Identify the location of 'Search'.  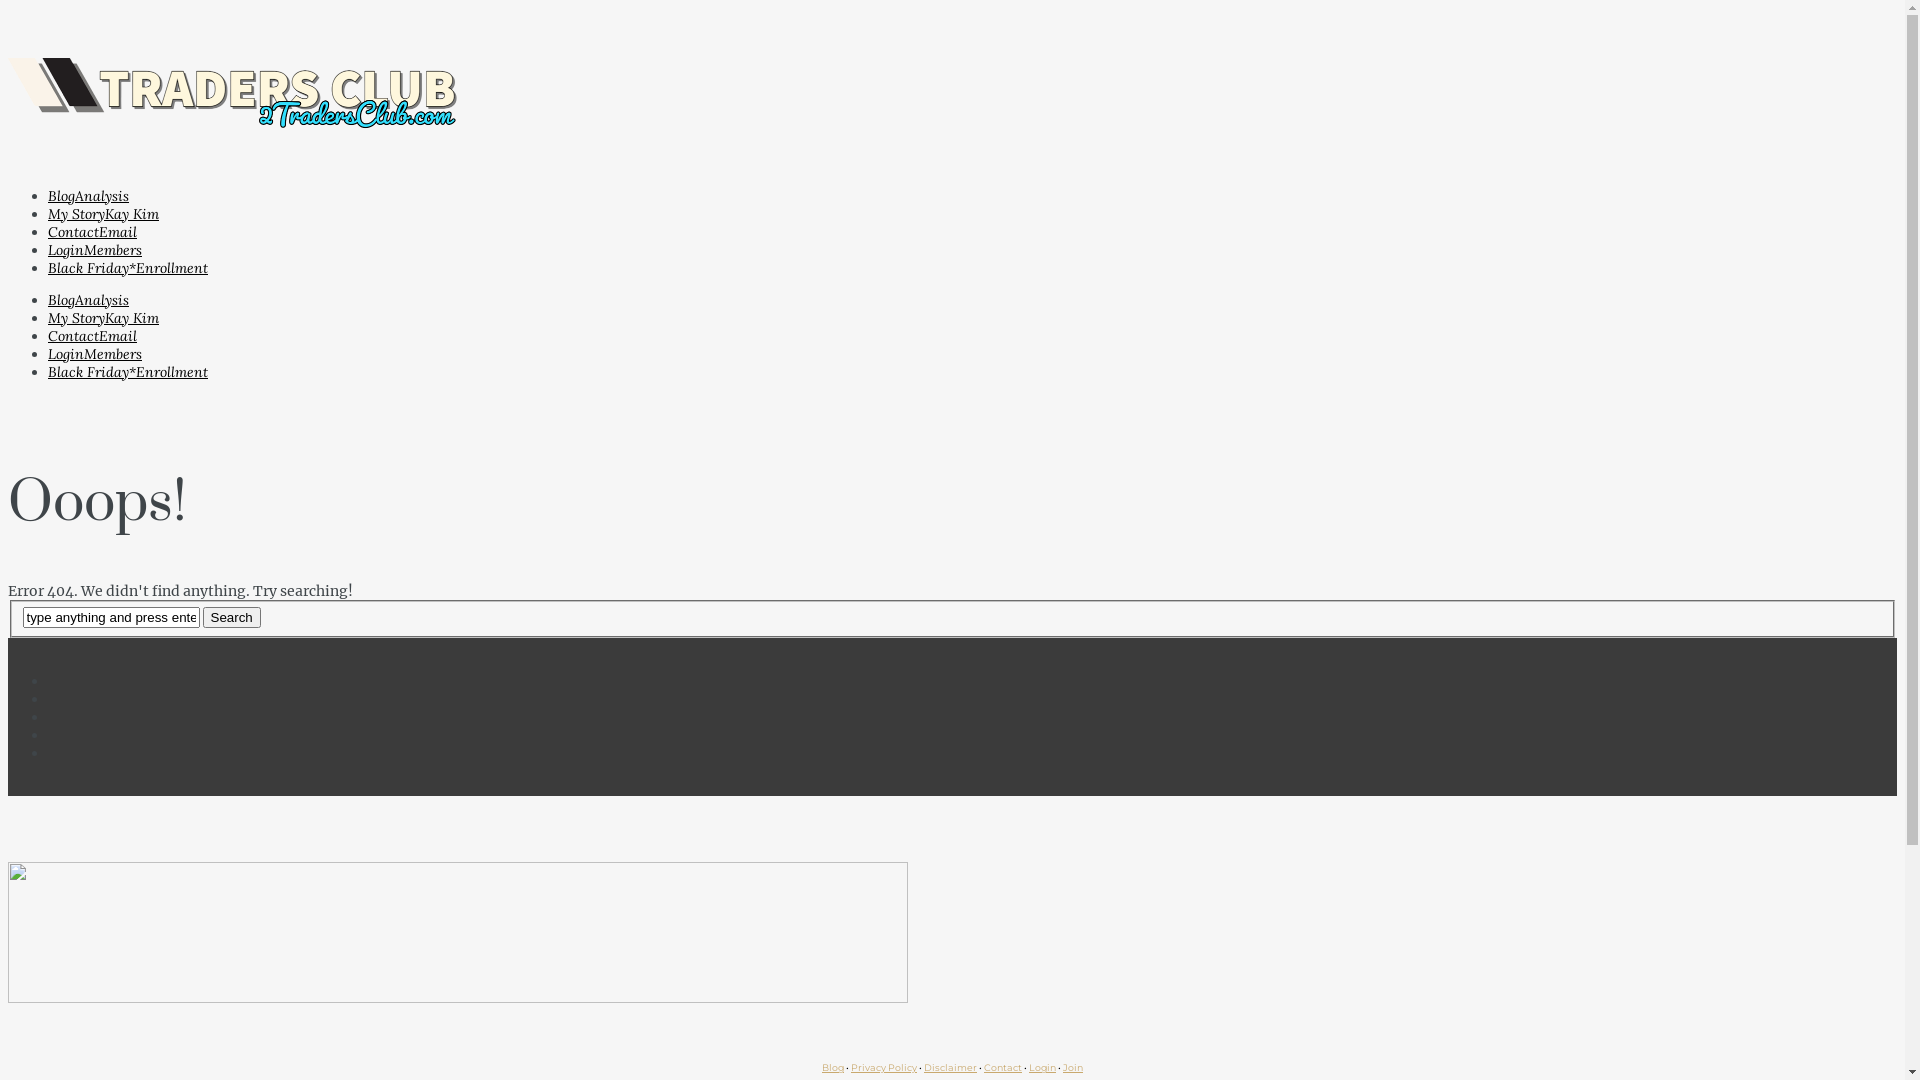
(230, 616).